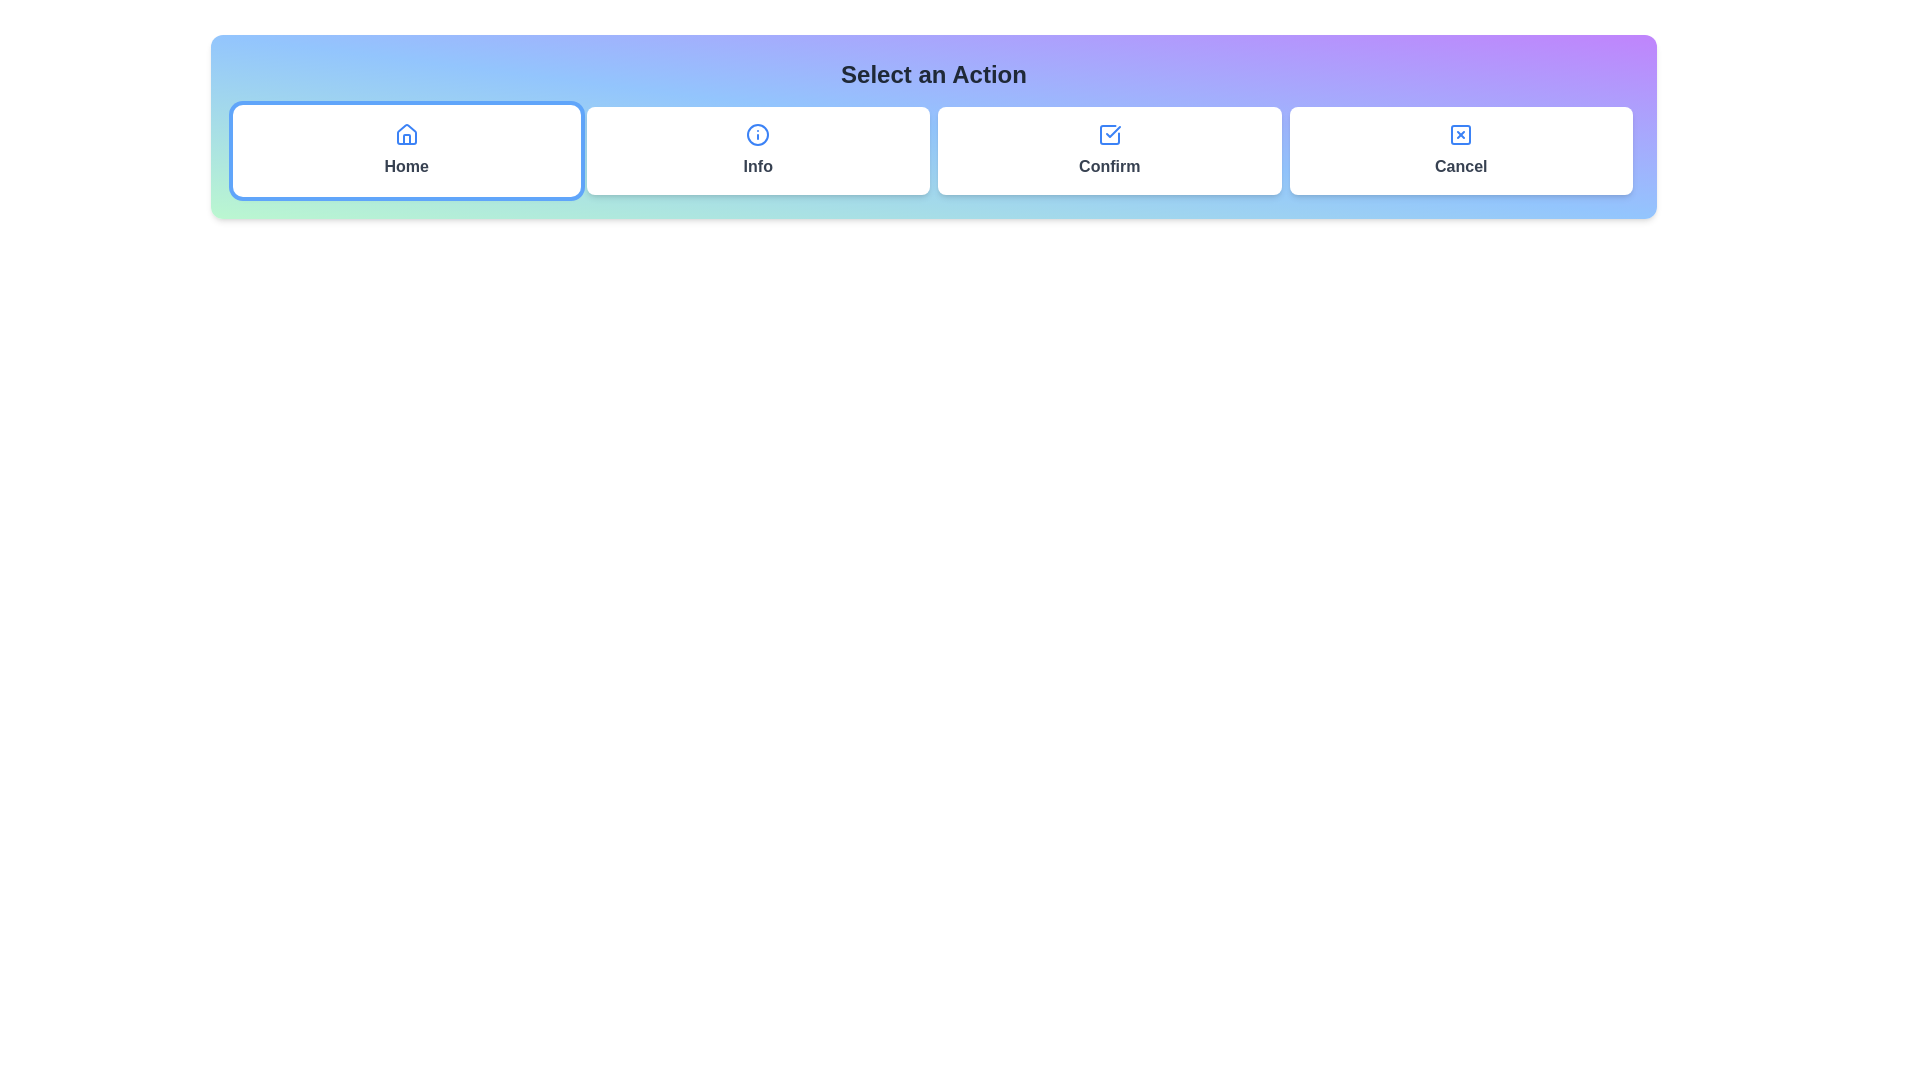 The image size is (1920, 1080). Describe the element at coordinates (757, 149) in the screenshot. I see `the button labeled Info to observe its hover effect` at that location.